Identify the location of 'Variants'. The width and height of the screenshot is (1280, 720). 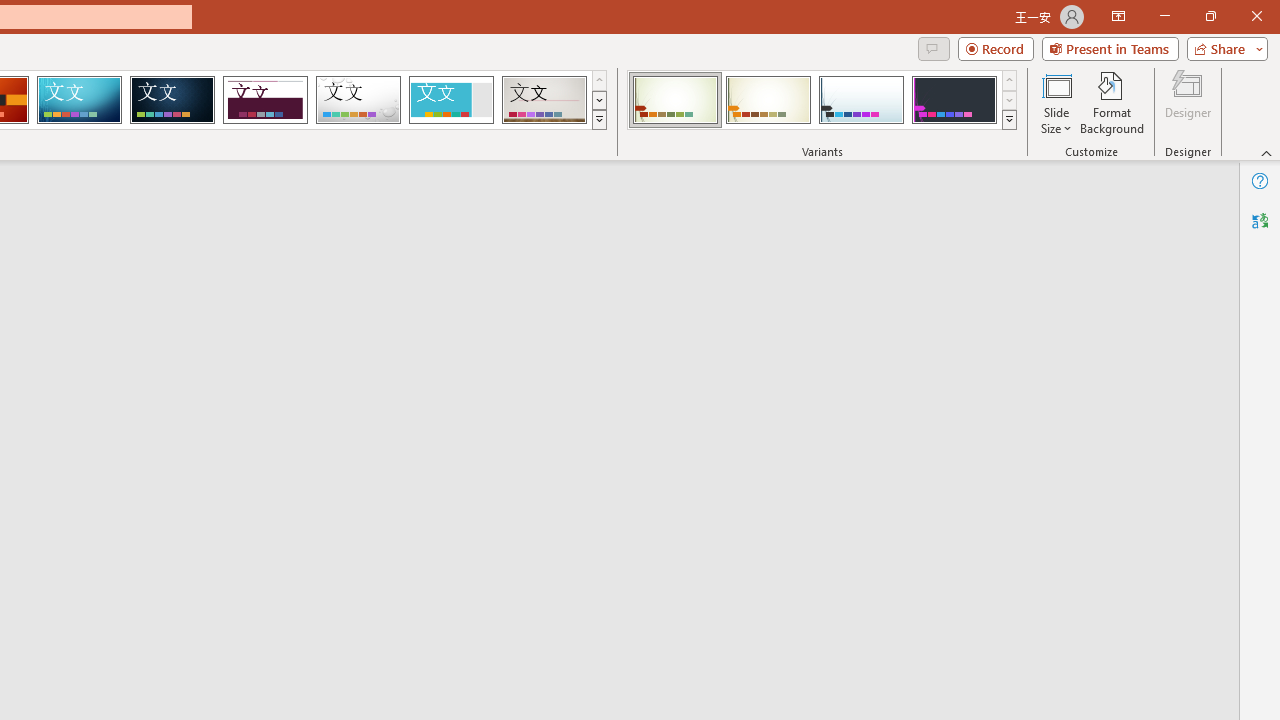
(1009, 120).